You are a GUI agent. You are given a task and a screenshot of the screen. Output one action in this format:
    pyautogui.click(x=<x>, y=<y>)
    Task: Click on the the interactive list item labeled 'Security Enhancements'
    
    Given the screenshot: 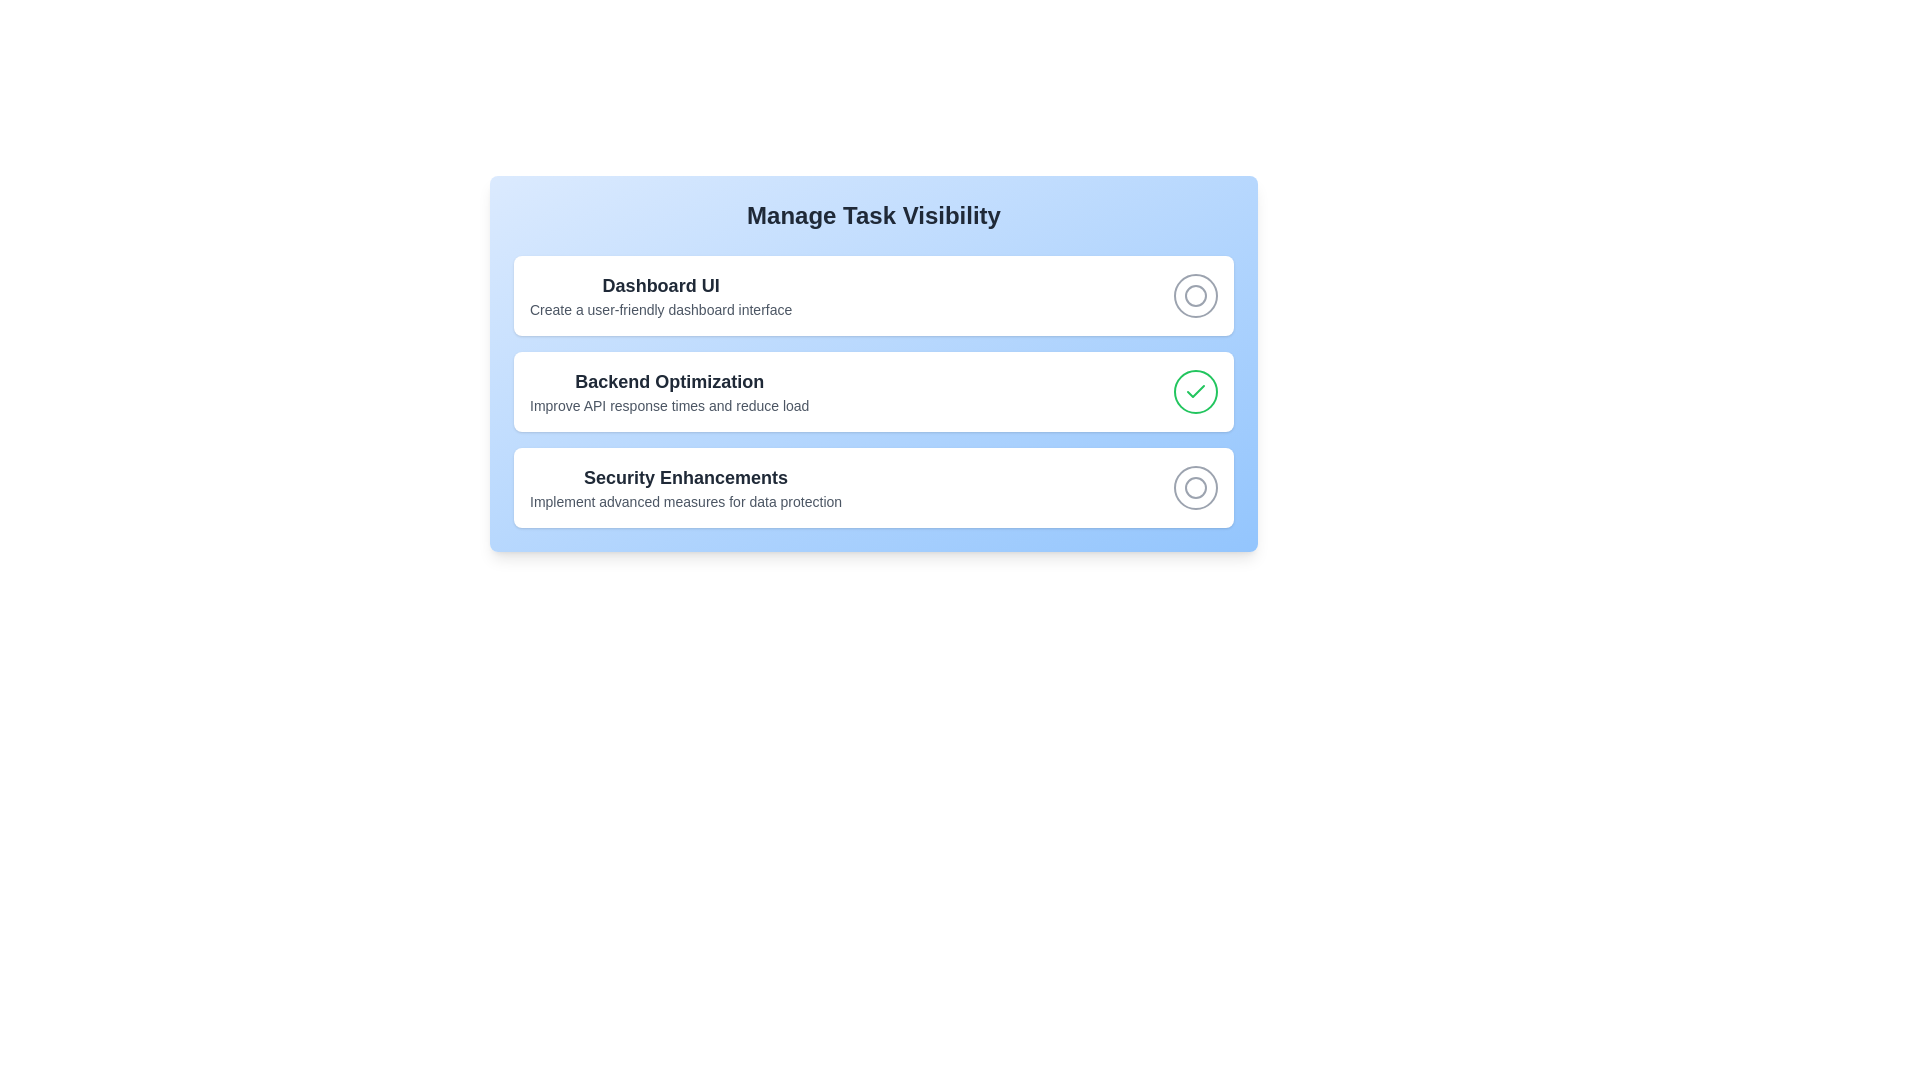 What is the action you would take?
    pyautogui.click(x=873, y=488)
    